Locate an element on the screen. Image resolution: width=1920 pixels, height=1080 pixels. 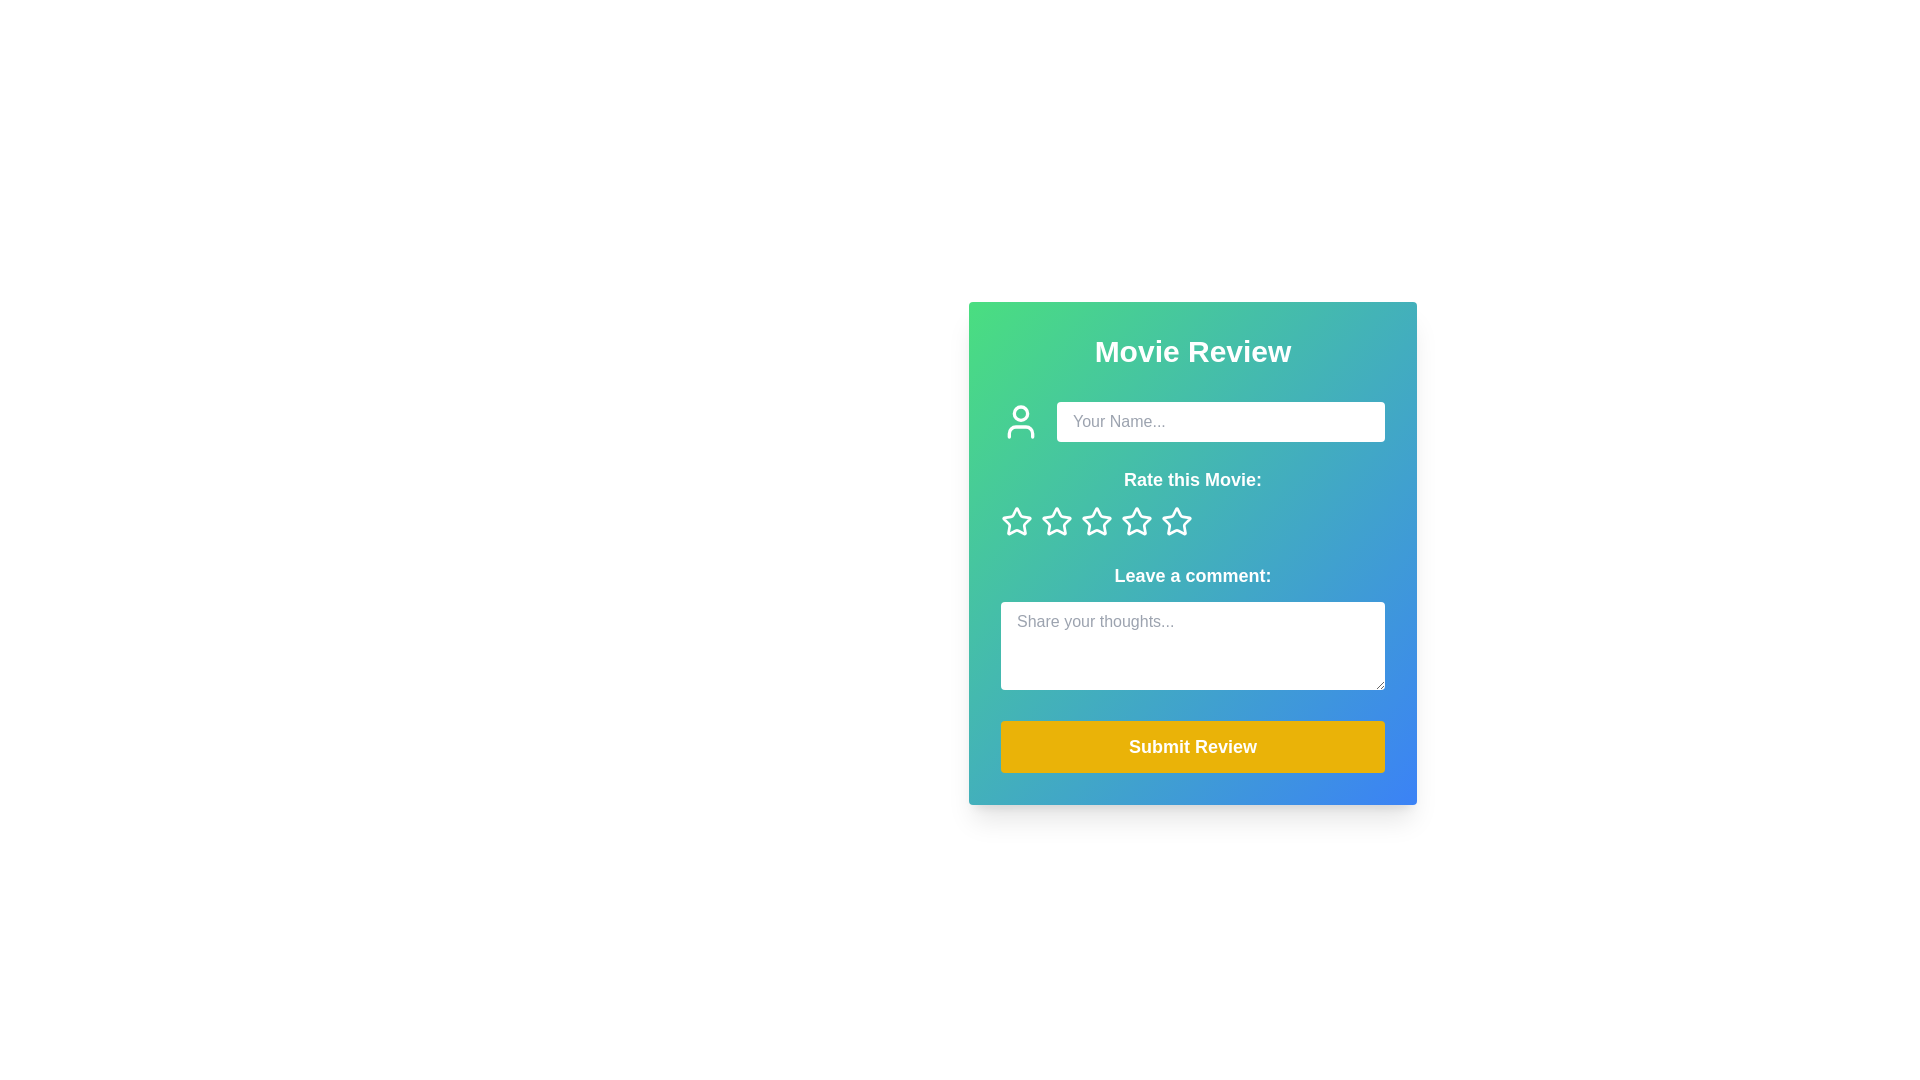
the Decorative user icon, which is a minimalist design with a circular head and semi-circular shoulders, located at the top-left corner of the form before the 'Your Name...' input field is located at coordinates (1021, 420).